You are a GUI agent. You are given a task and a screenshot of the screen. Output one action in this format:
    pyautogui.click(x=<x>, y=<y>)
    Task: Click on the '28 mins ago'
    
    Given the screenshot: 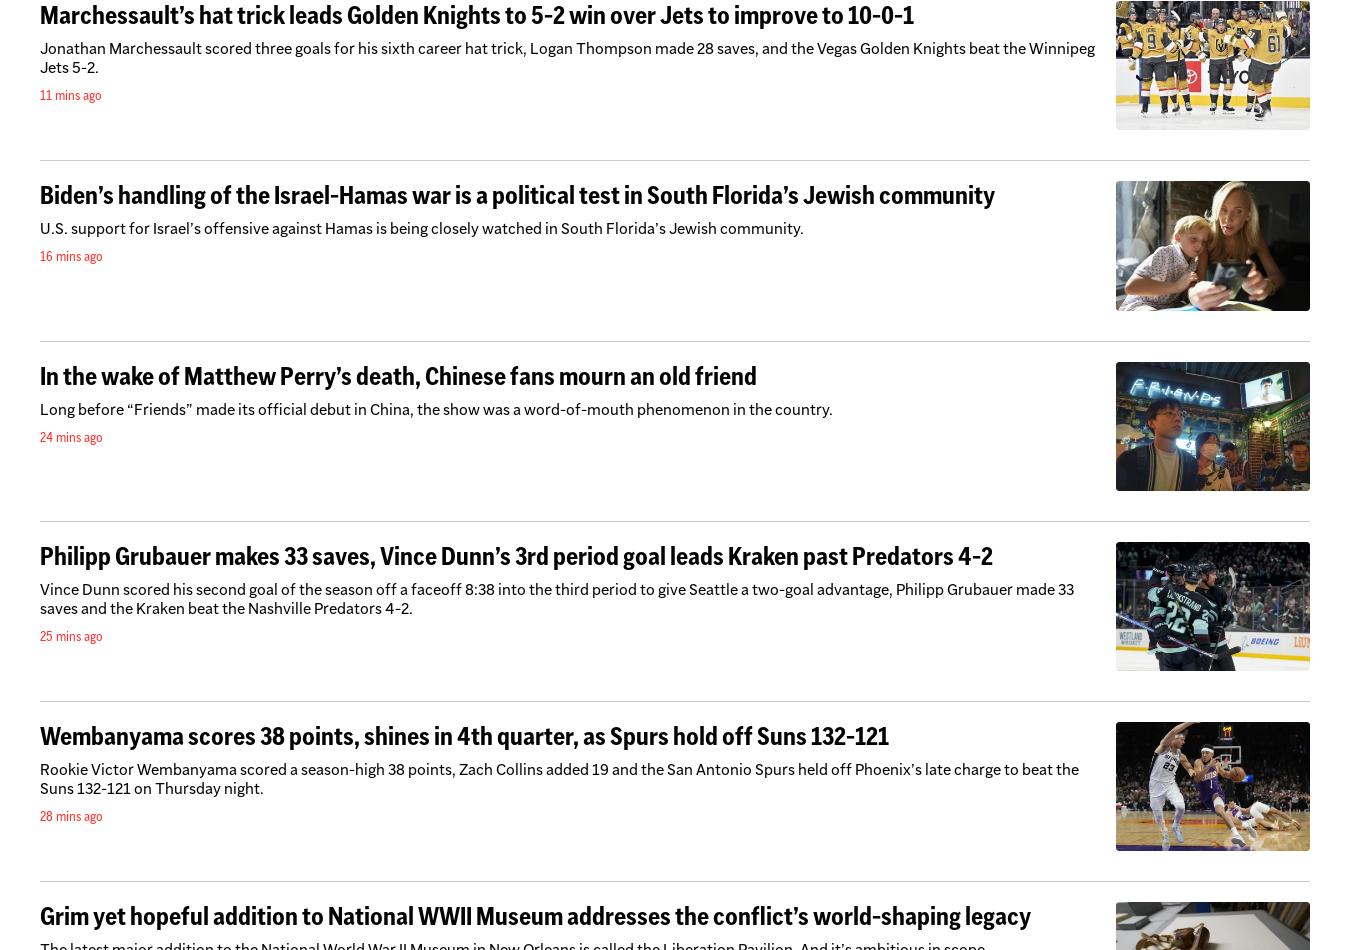 What is the action you would take?
    pyautogui.click(x=70, y=814)
    